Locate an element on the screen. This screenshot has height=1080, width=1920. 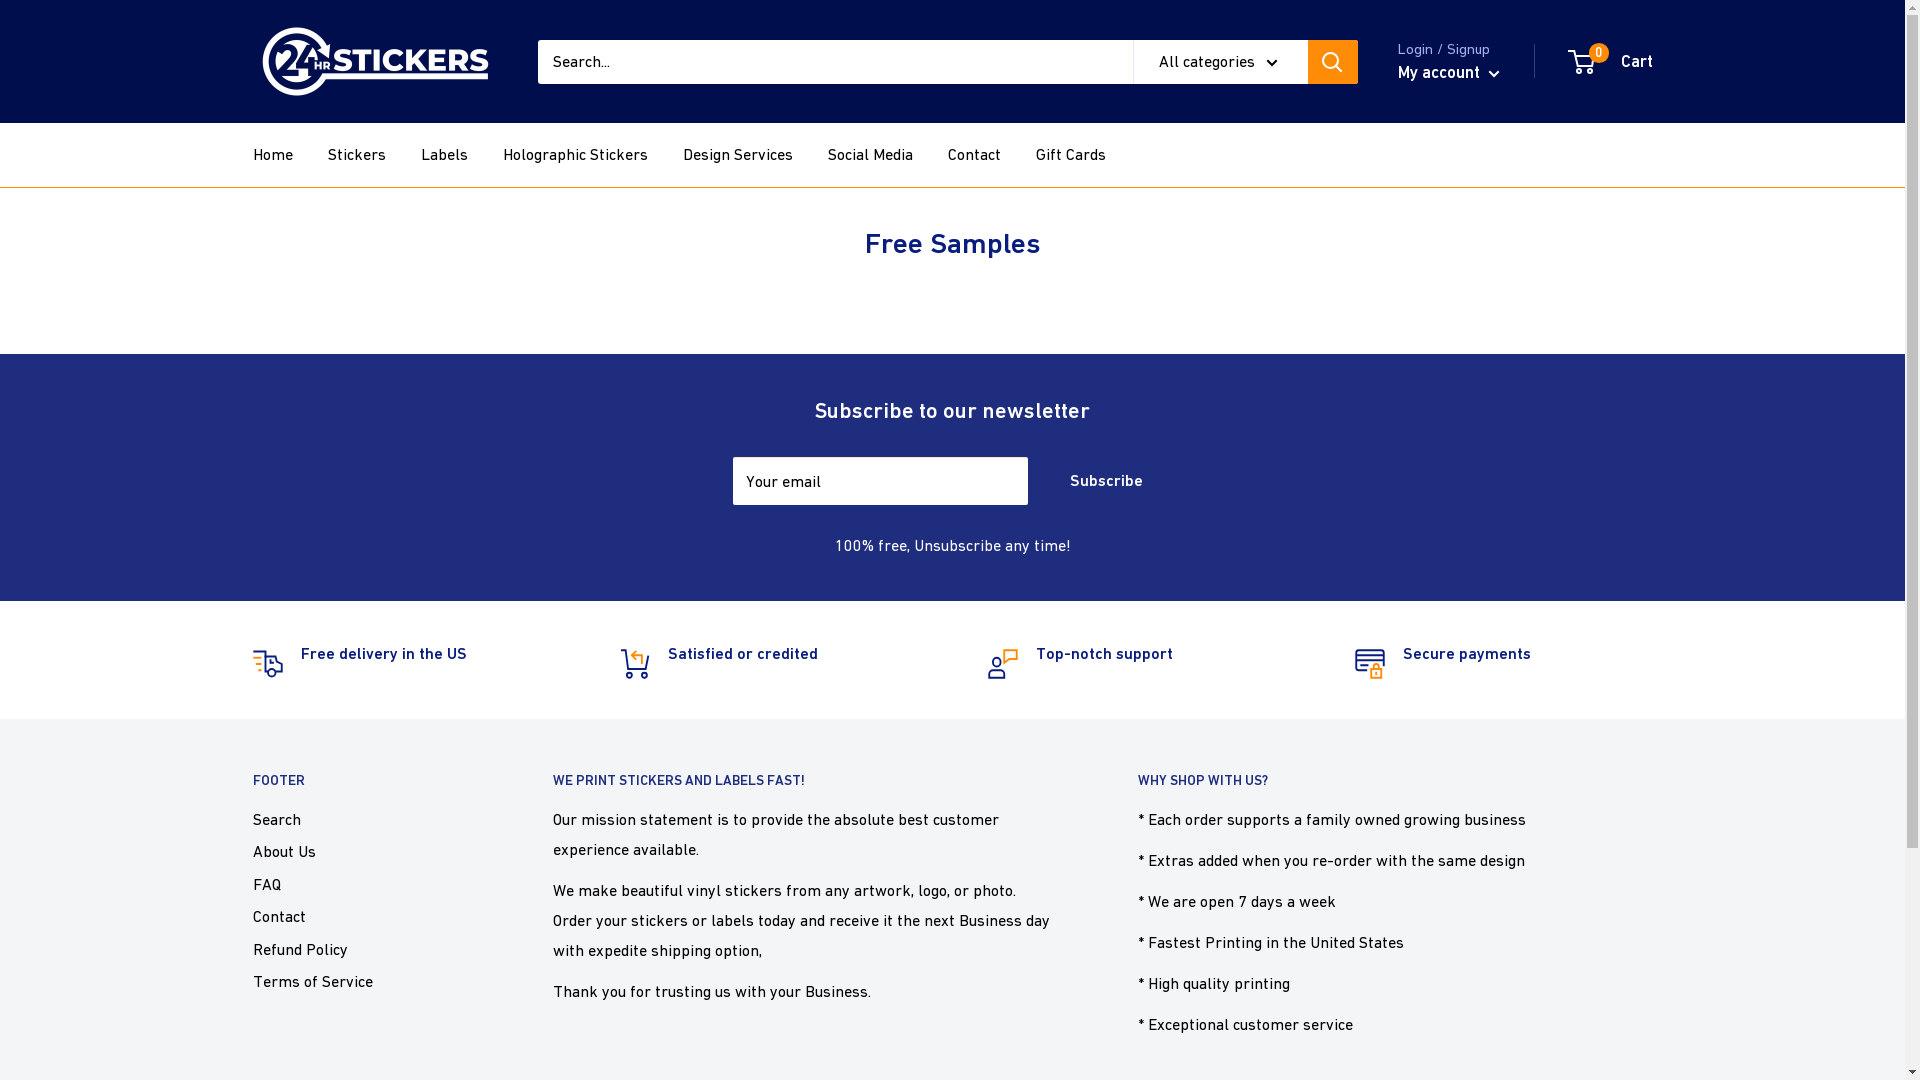
'My account' is located at coordinates (1449, 72).